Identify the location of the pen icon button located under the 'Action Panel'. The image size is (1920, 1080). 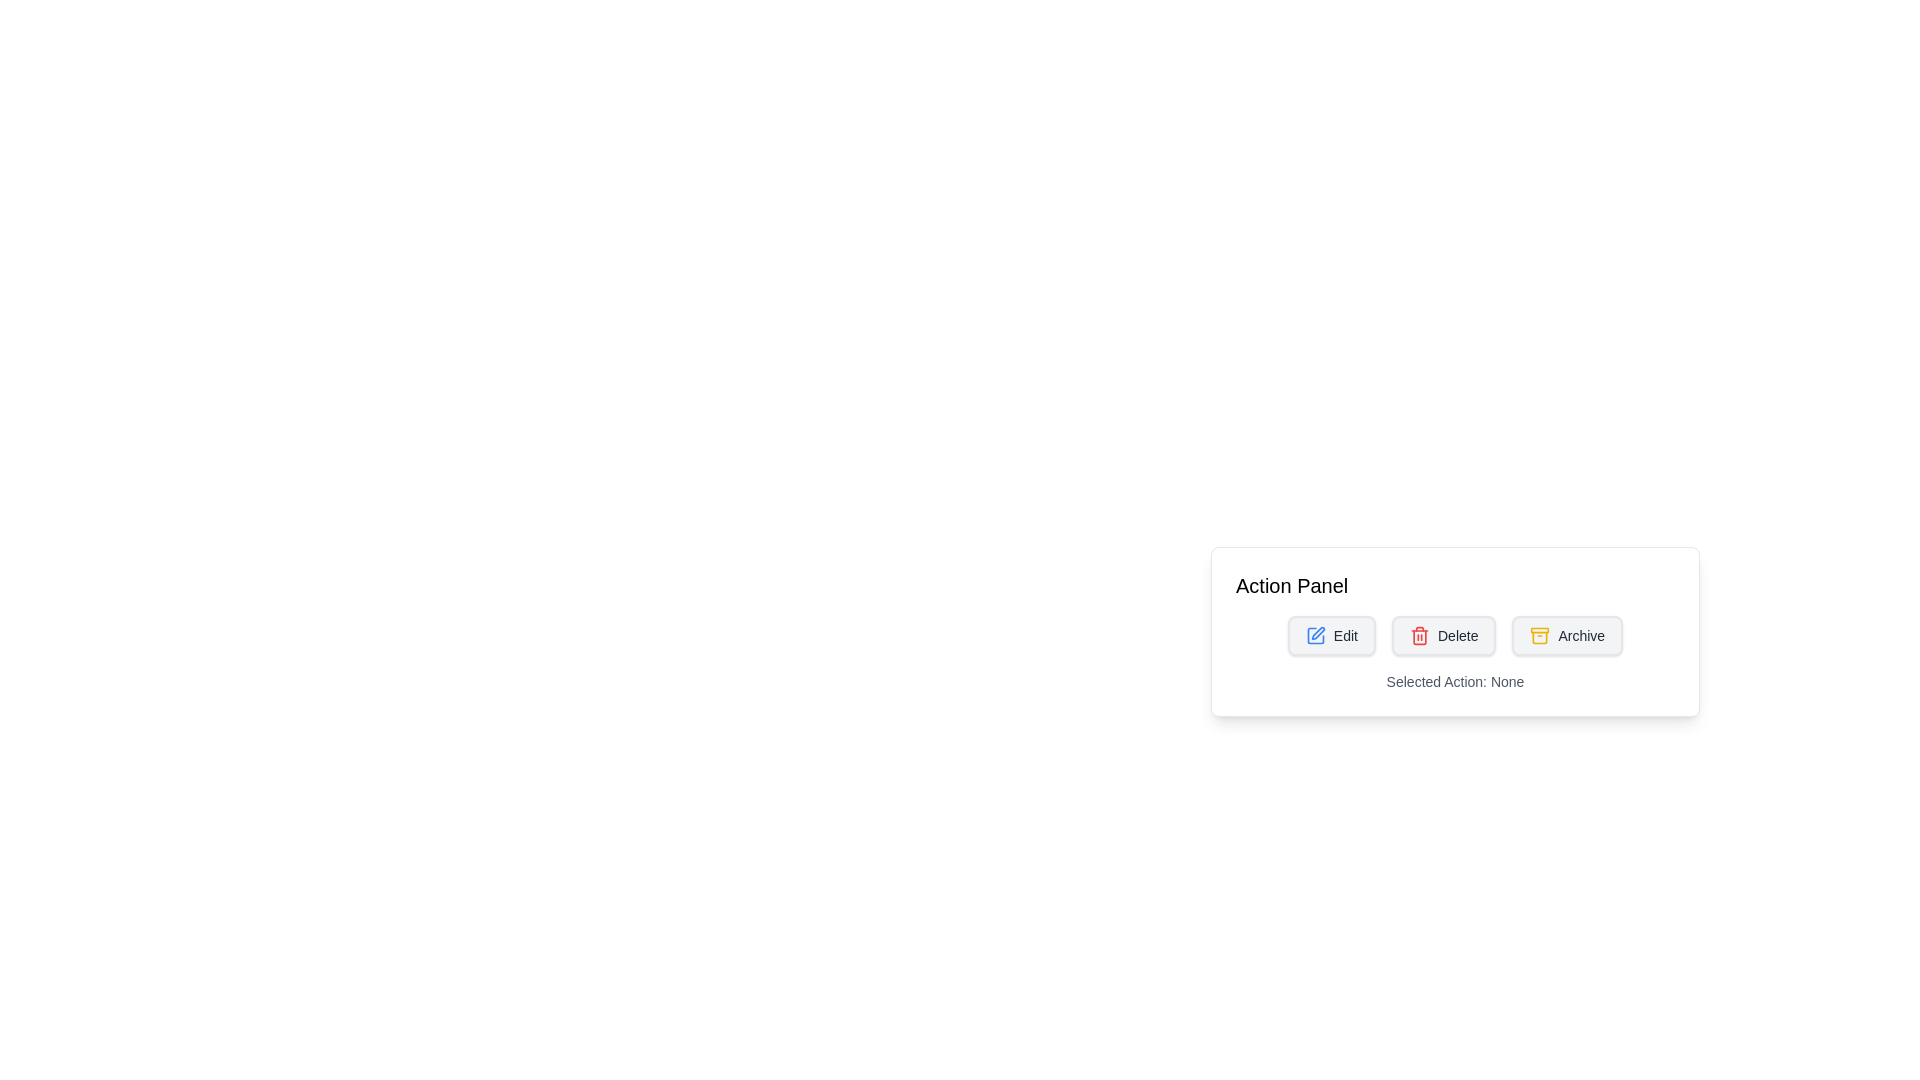
(1318, 632).